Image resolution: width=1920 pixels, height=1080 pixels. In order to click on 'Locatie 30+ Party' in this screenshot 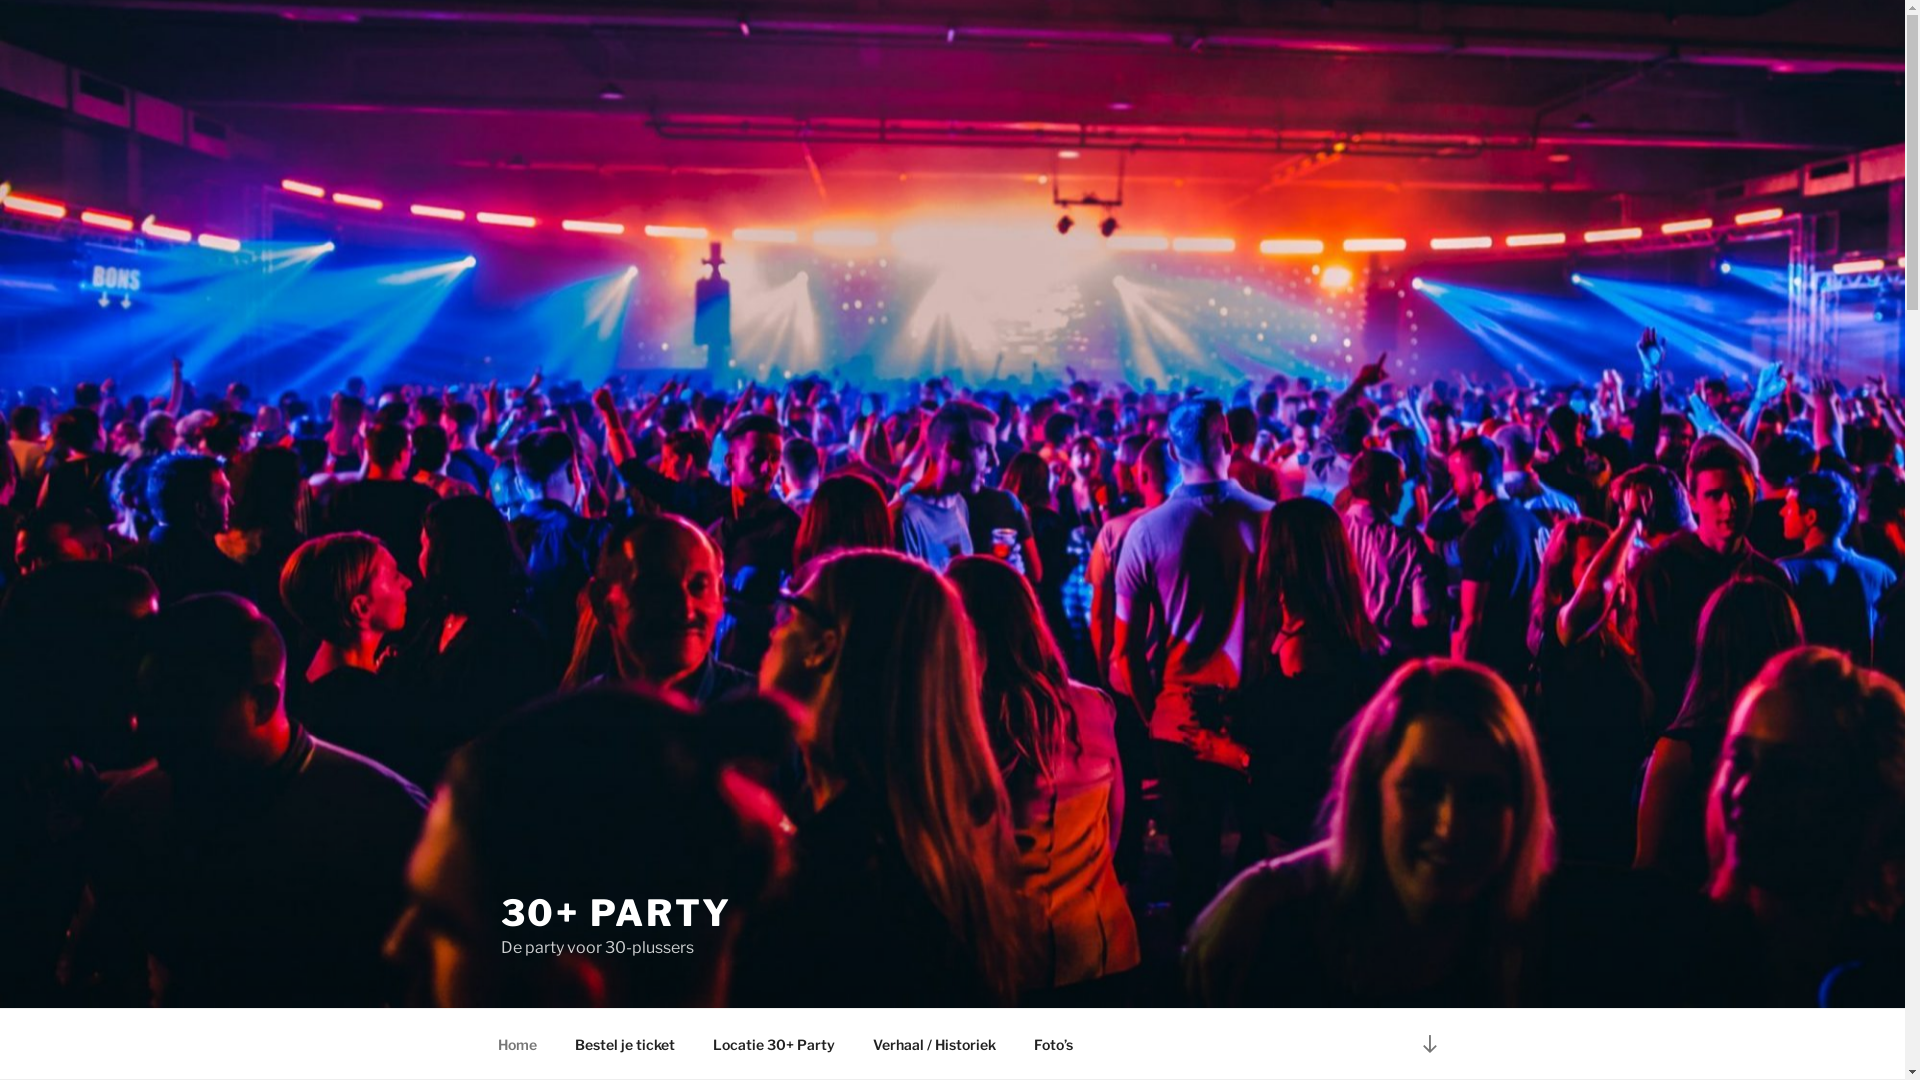, I will do `click(696, 1043)`.